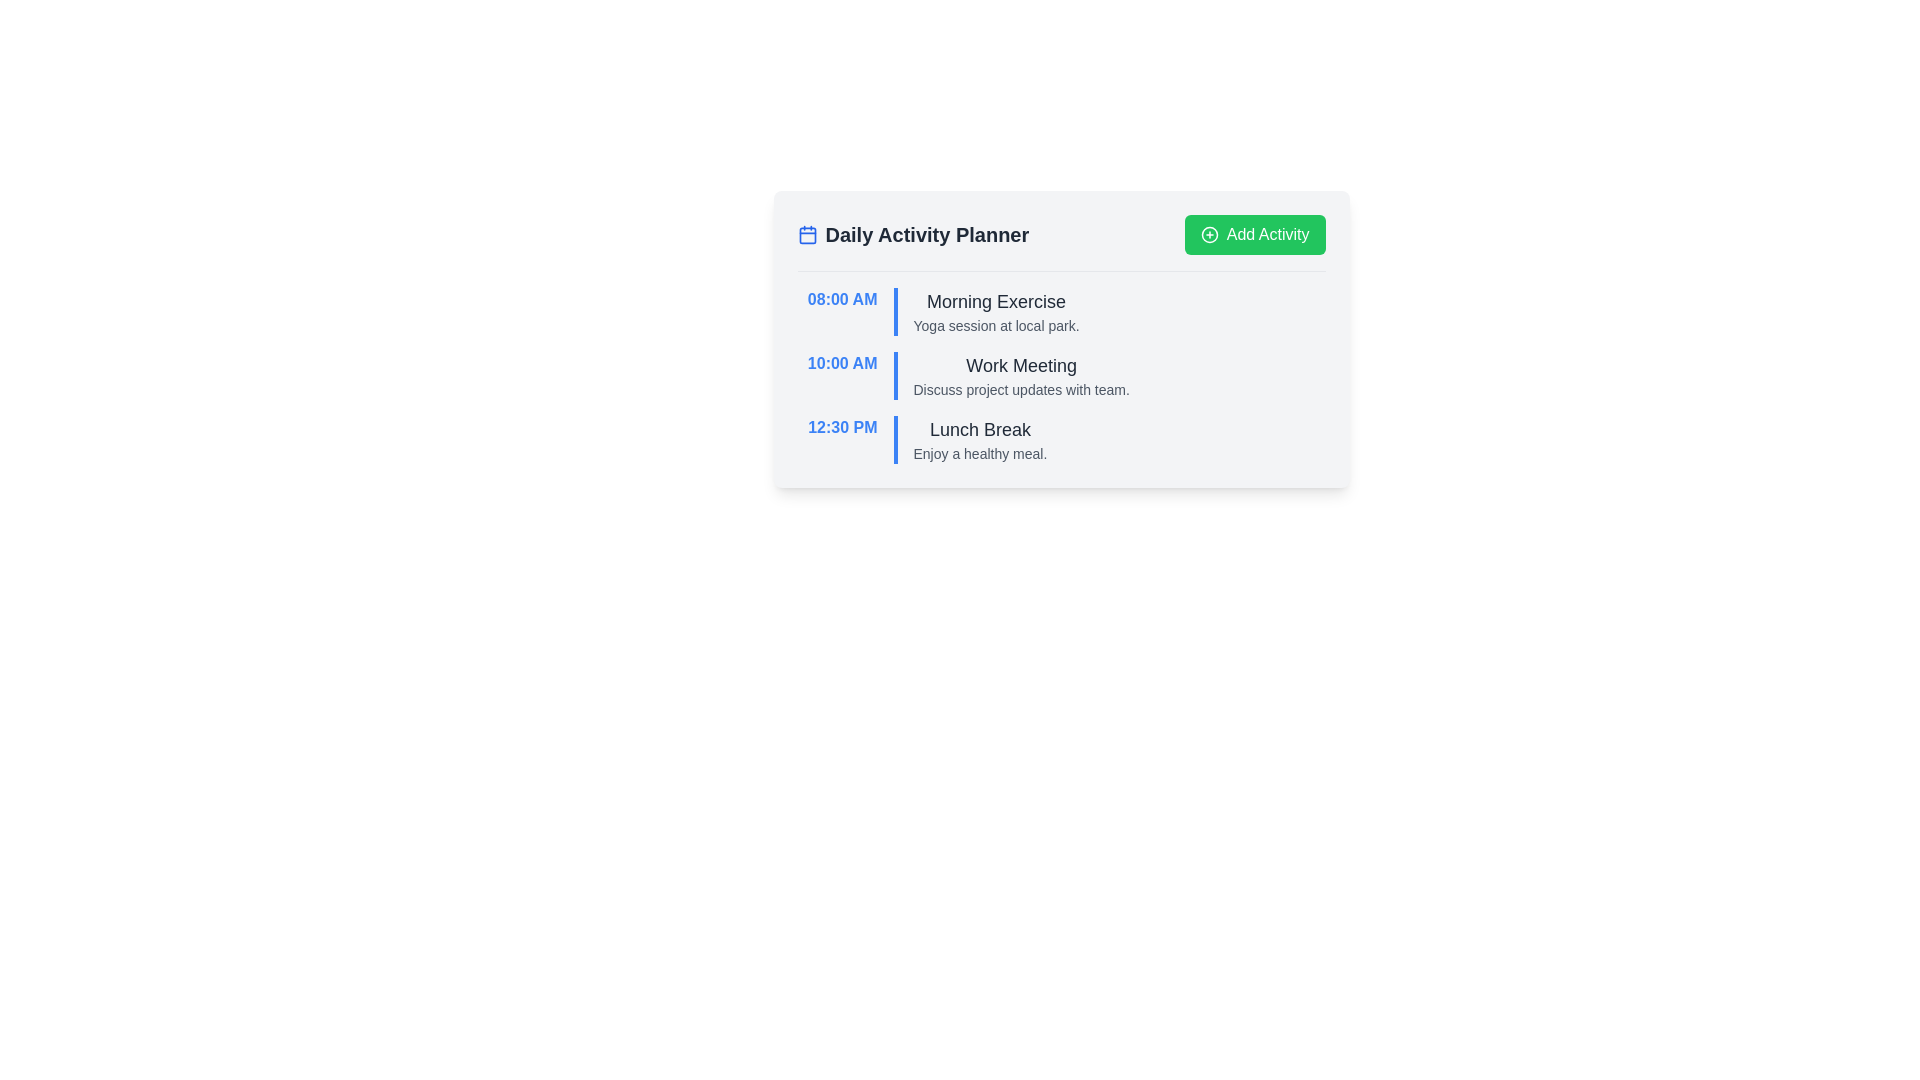 Image resolution: width=1920 pixels, height=1080 pixels. Describe the element at coordinates (1208, 234) in the screenshot. I see `the circular plus icon within the bright green 'Add Activity' button` at that location.